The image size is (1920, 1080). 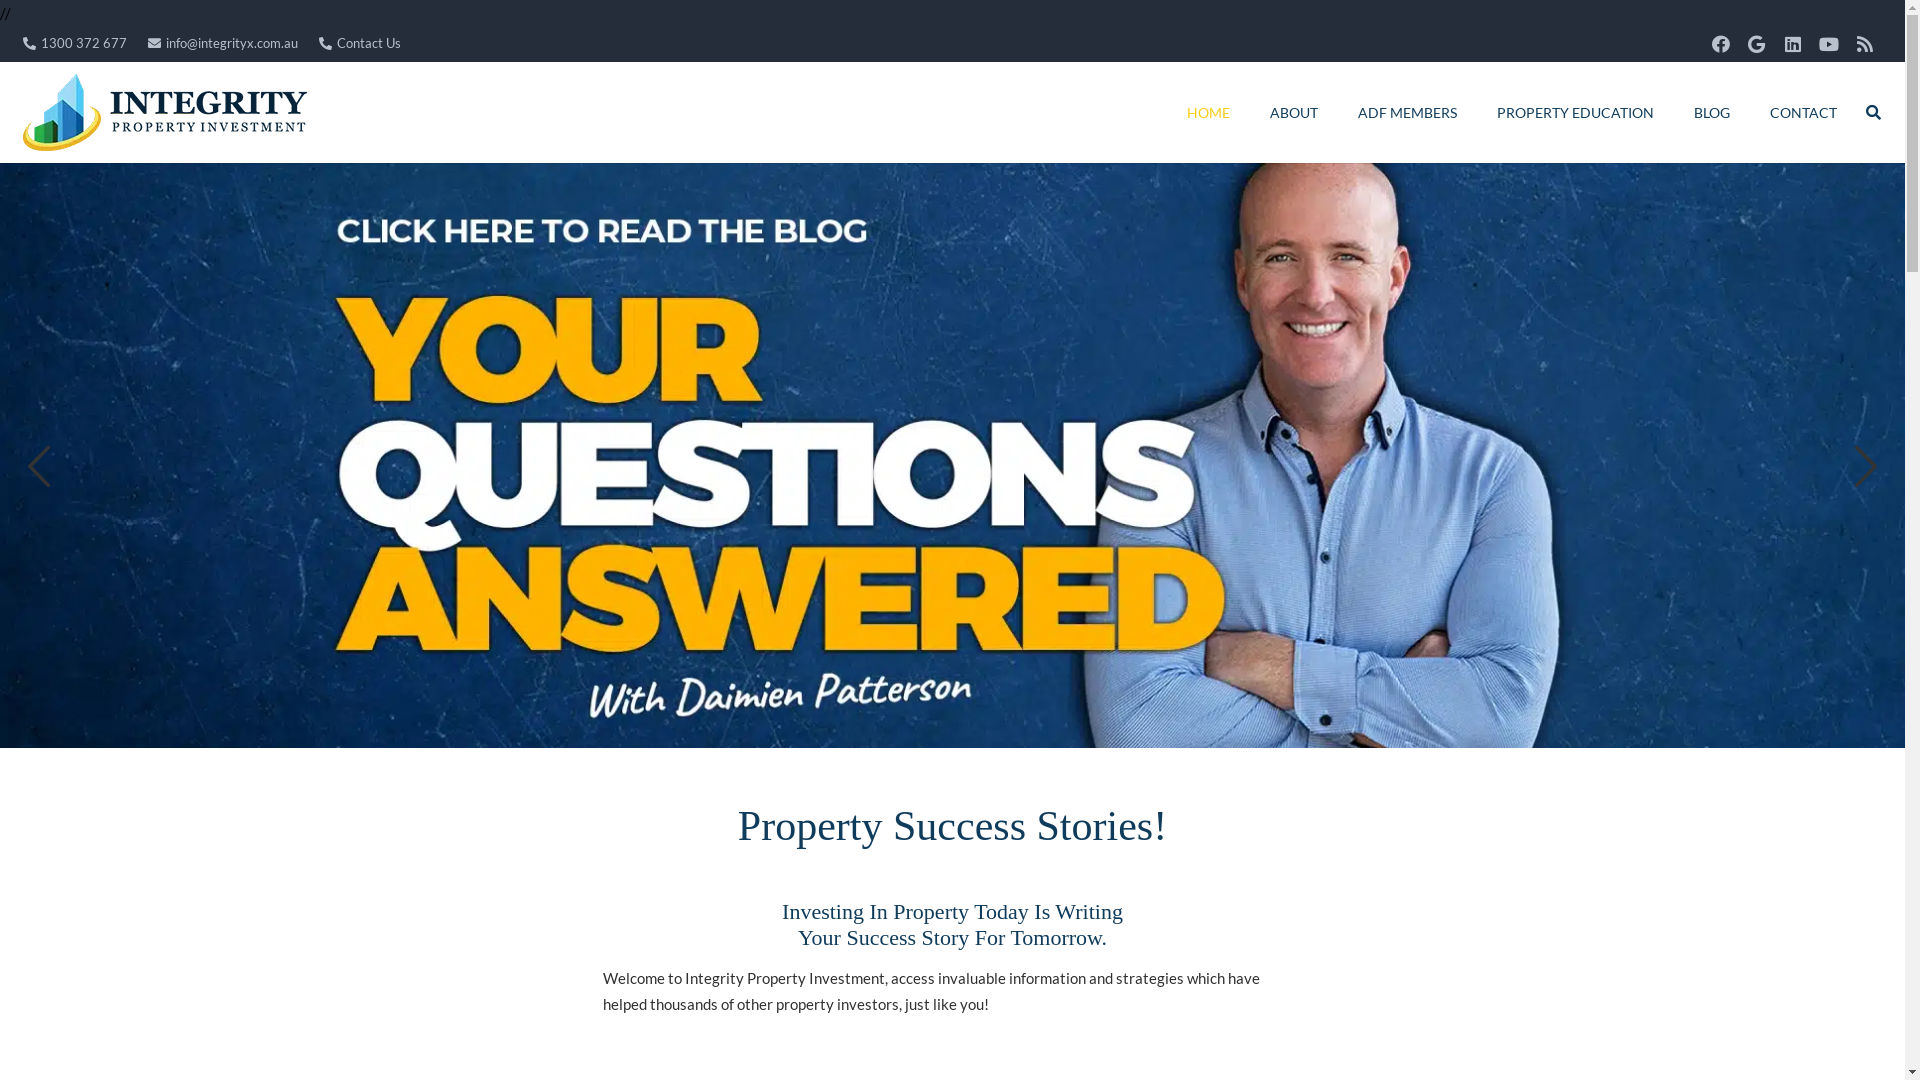 I want to click on 'LinkedIn', so click(x=1791, y=43).